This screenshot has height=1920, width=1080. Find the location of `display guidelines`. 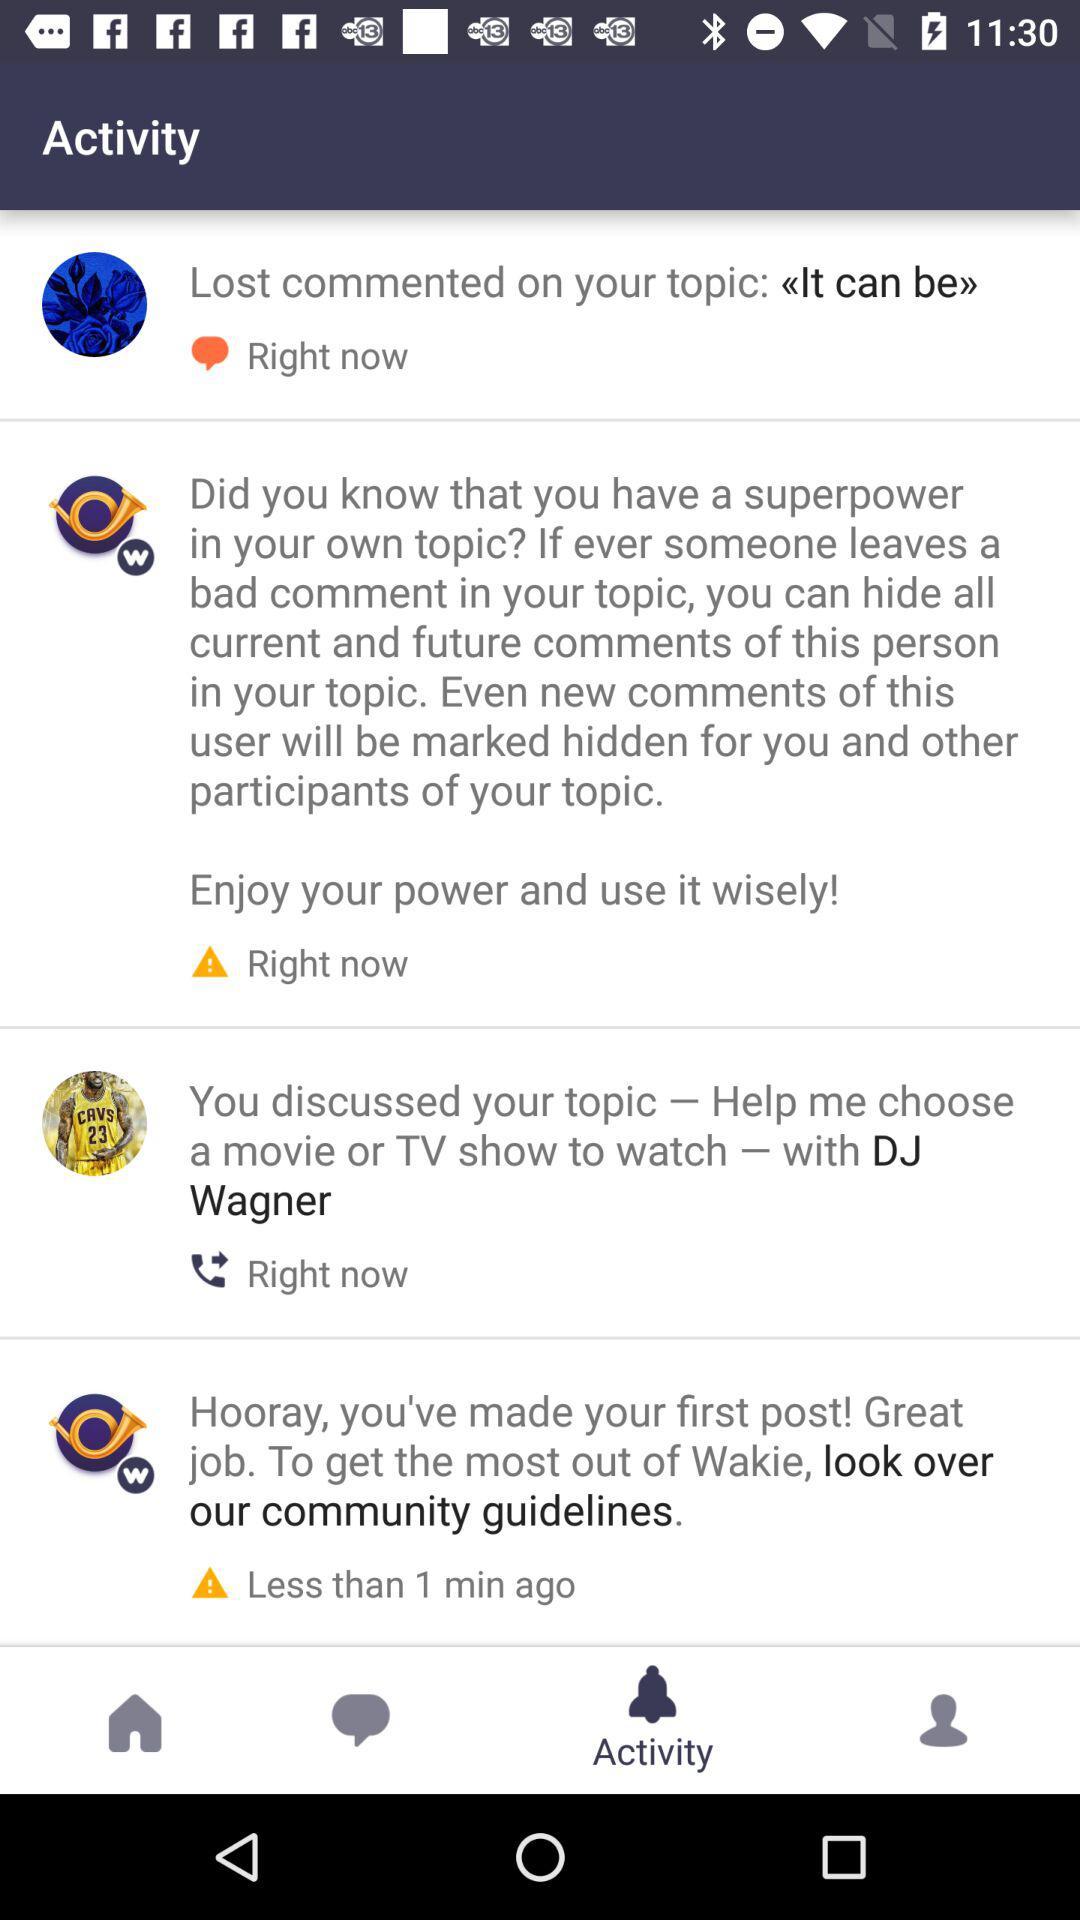

display guidelines is located at coordinates (94, 1433).